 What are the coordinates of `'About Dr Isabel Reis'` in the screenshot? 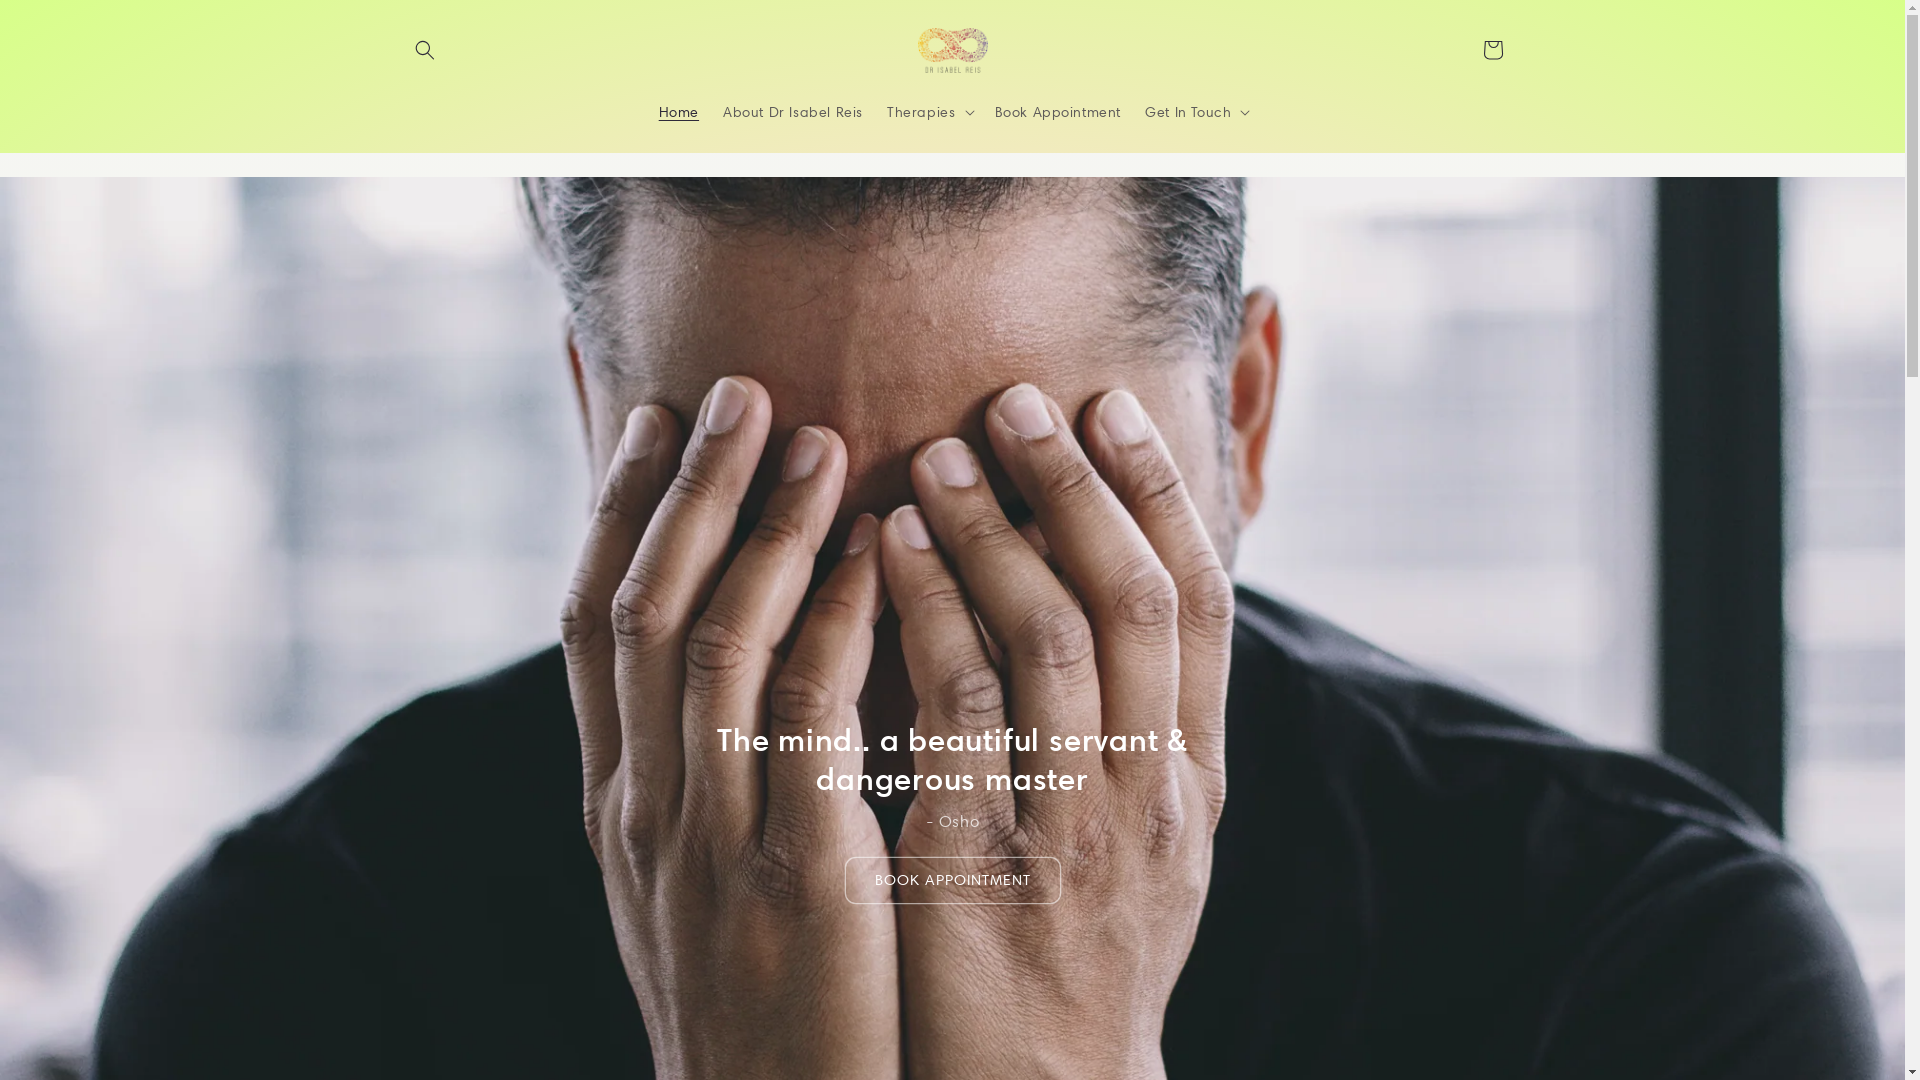 It's located at (791, 111).